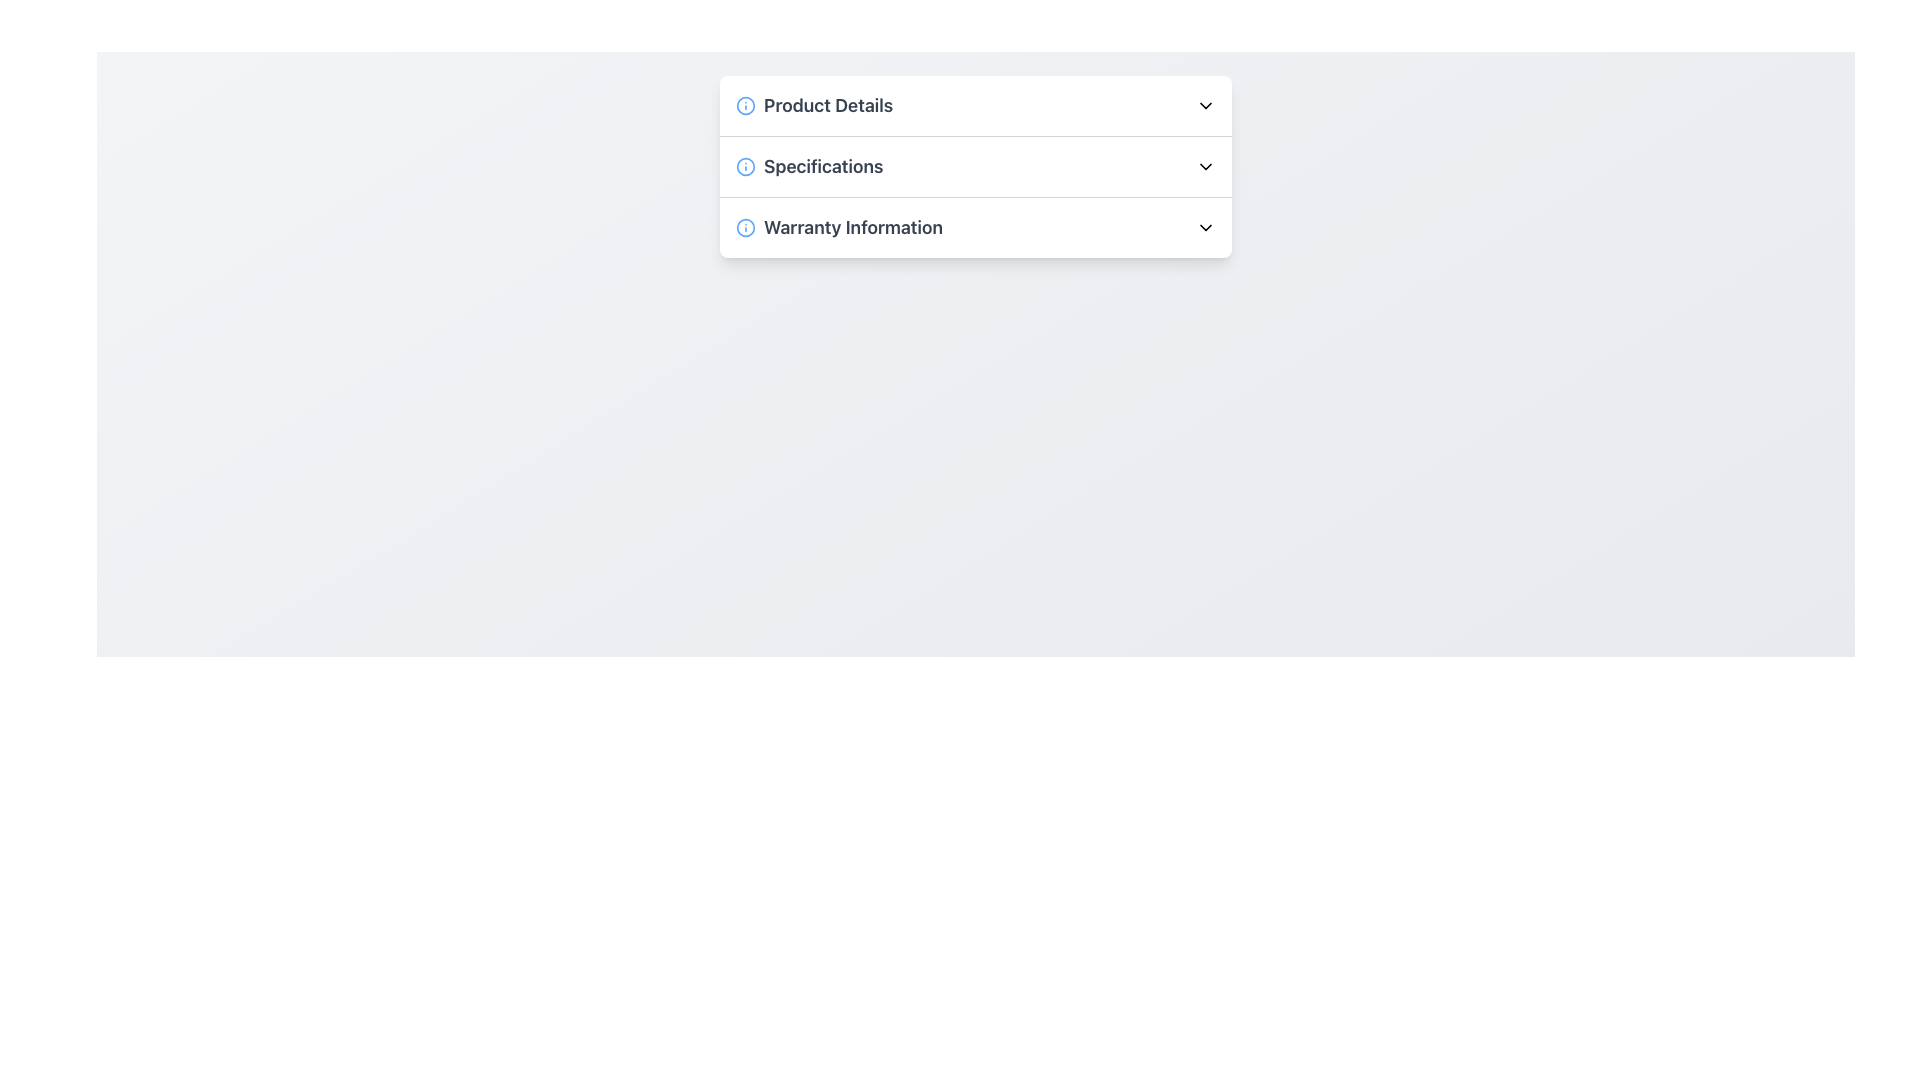 This screenshot has width=1920, height=1080. Describe the element at coordinates (853, 226) in the screenshot. I see `the text label reading 'Warranty Information' styled with a bold serif font and medium text size, located as the third text label in a vertically stacked list` at that location.